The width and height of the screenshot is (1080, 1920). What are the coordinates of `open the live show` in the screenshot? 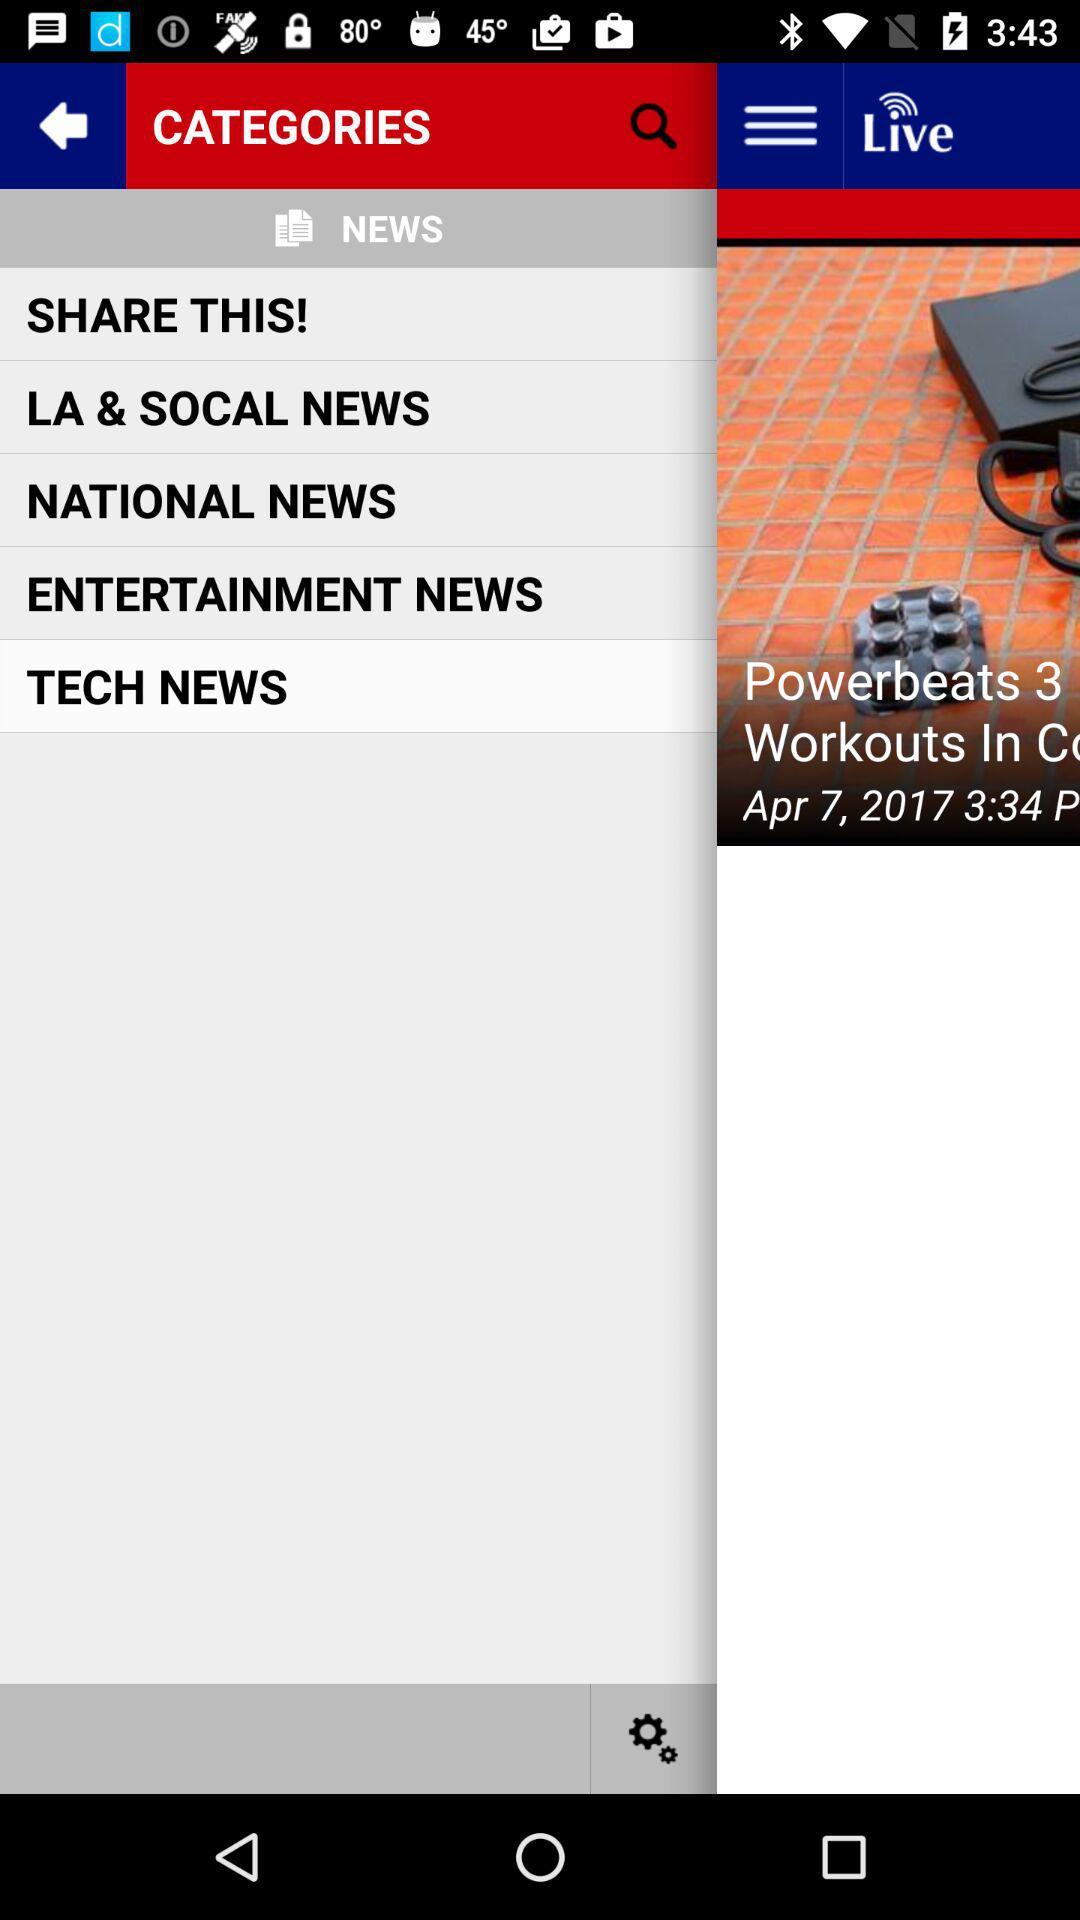 It's located at (906, 124).